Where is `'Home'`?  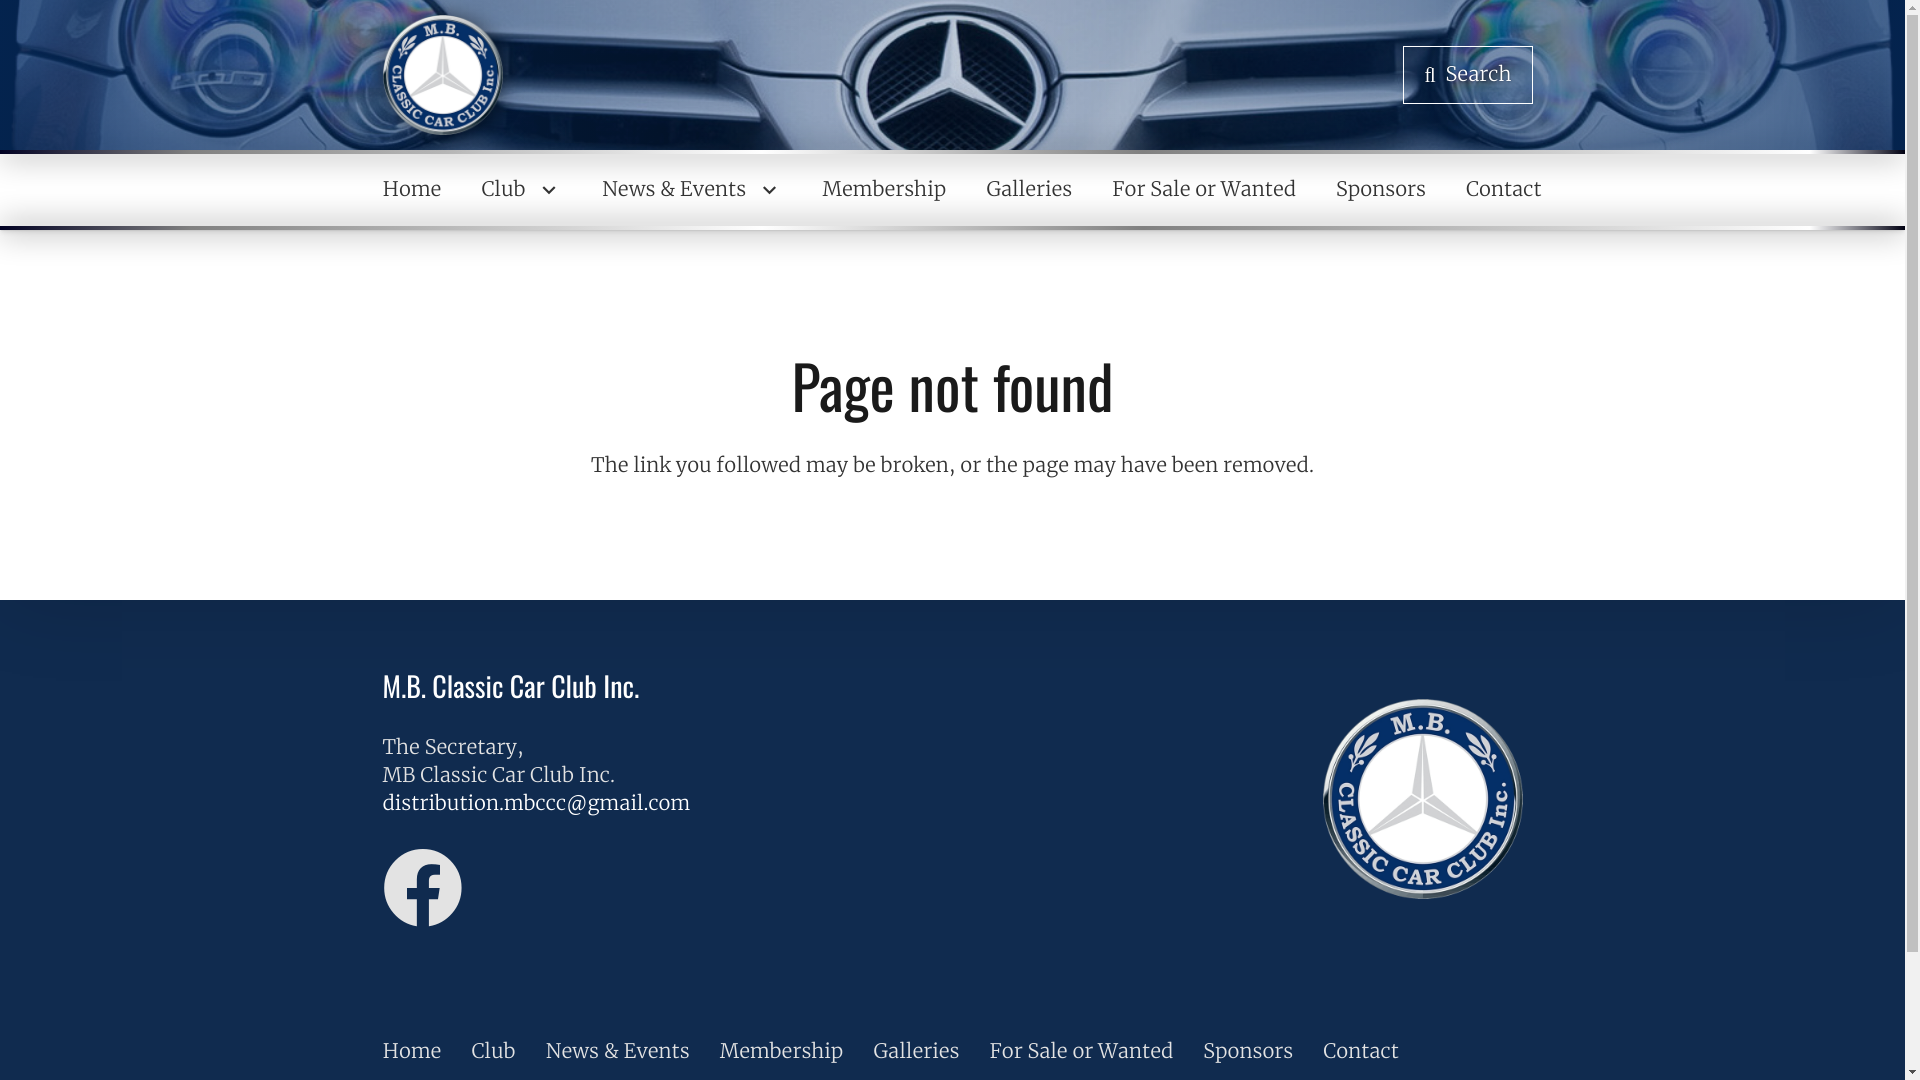 'Home' is located at coordinates (410, 189).